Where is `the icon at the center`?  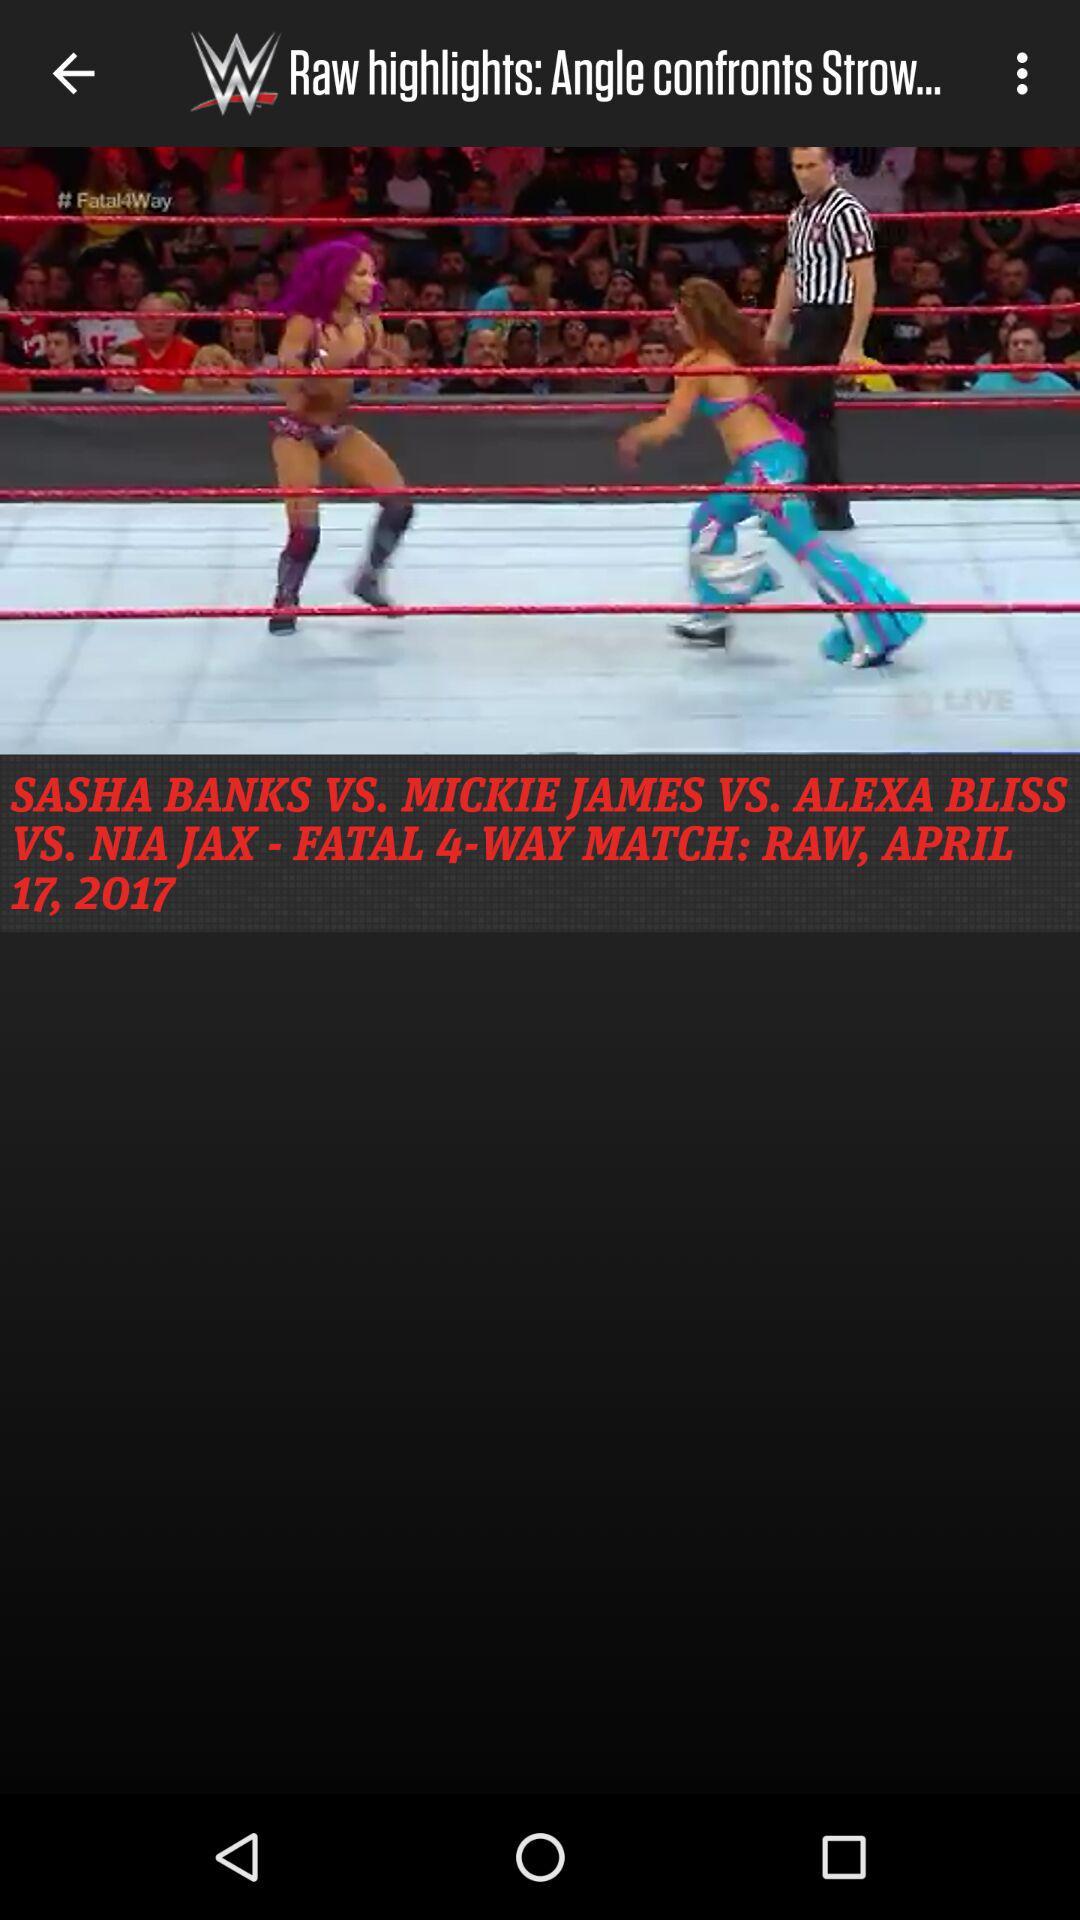
the icon at the center is located at coordinates (540, 843).